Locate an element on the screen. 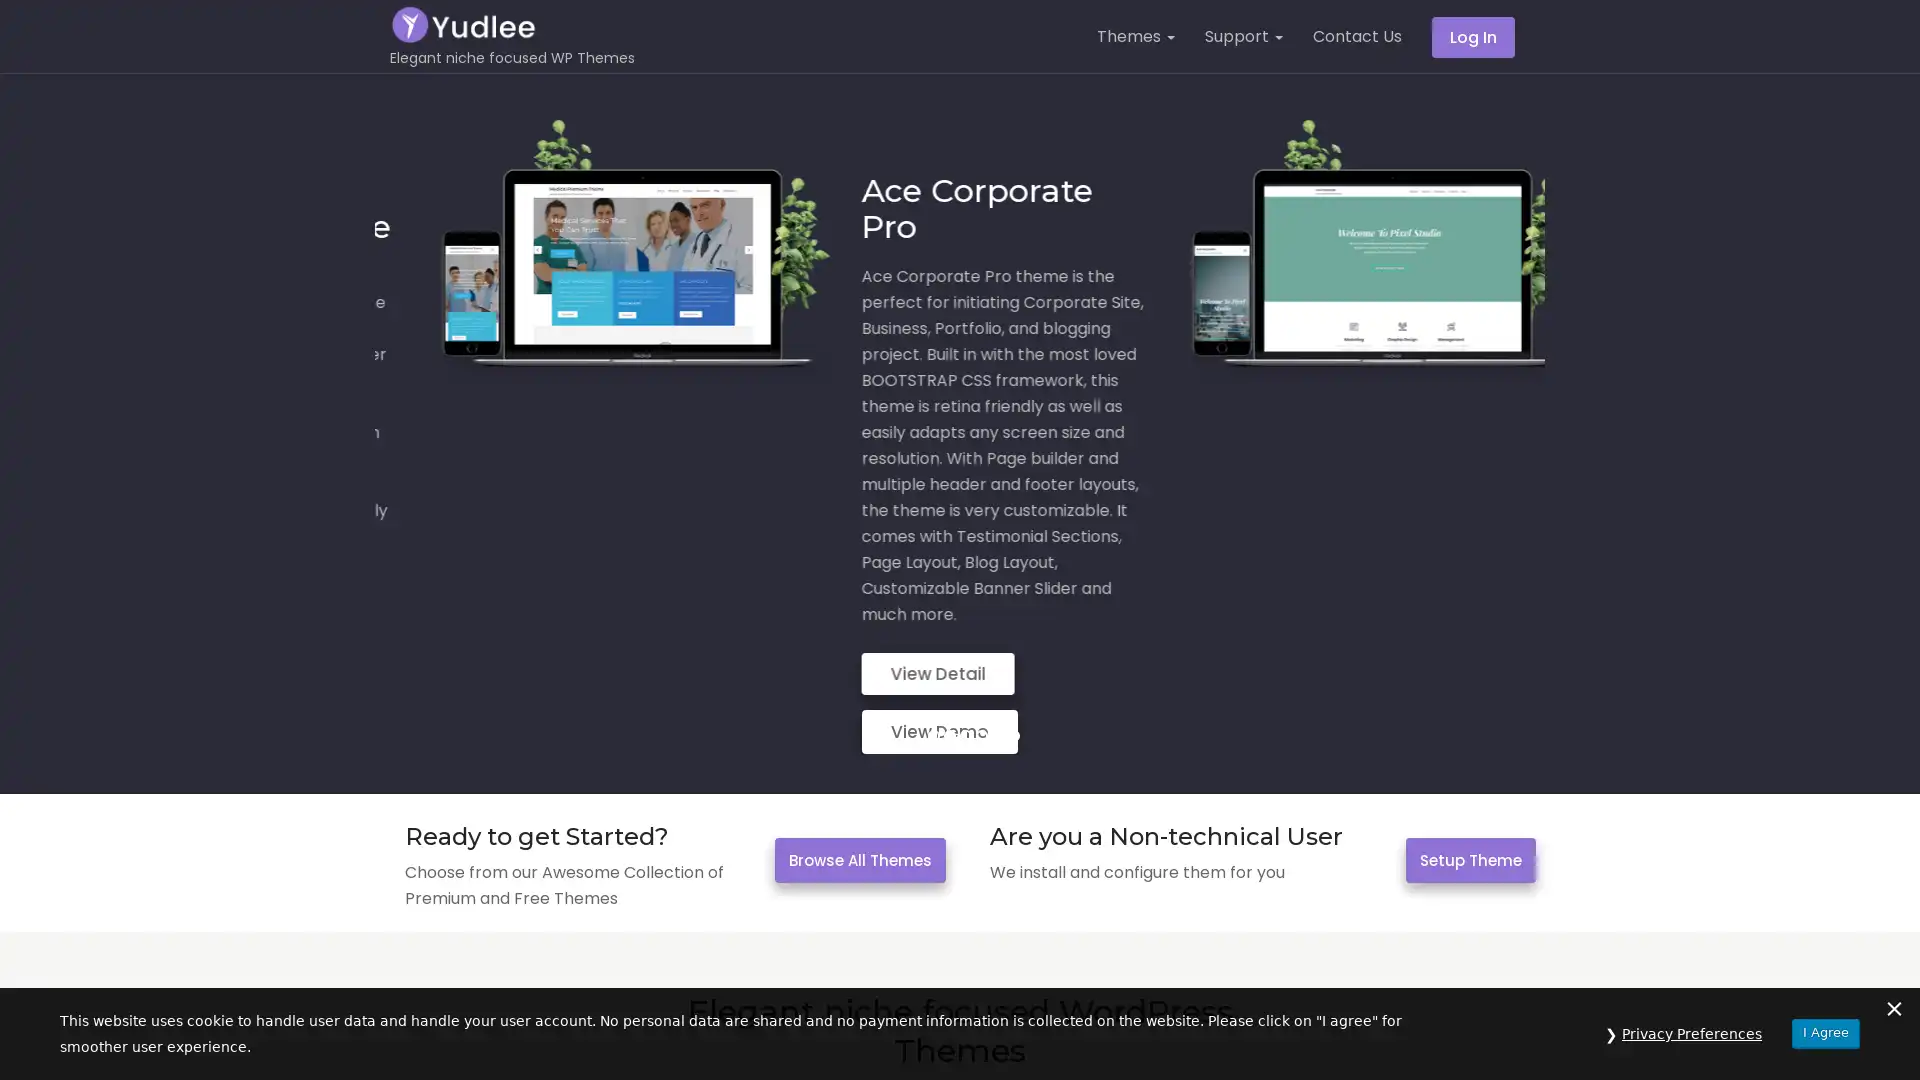 This screenshot has height=1080, width=1920. 2 is located at coordinates (948, 595).